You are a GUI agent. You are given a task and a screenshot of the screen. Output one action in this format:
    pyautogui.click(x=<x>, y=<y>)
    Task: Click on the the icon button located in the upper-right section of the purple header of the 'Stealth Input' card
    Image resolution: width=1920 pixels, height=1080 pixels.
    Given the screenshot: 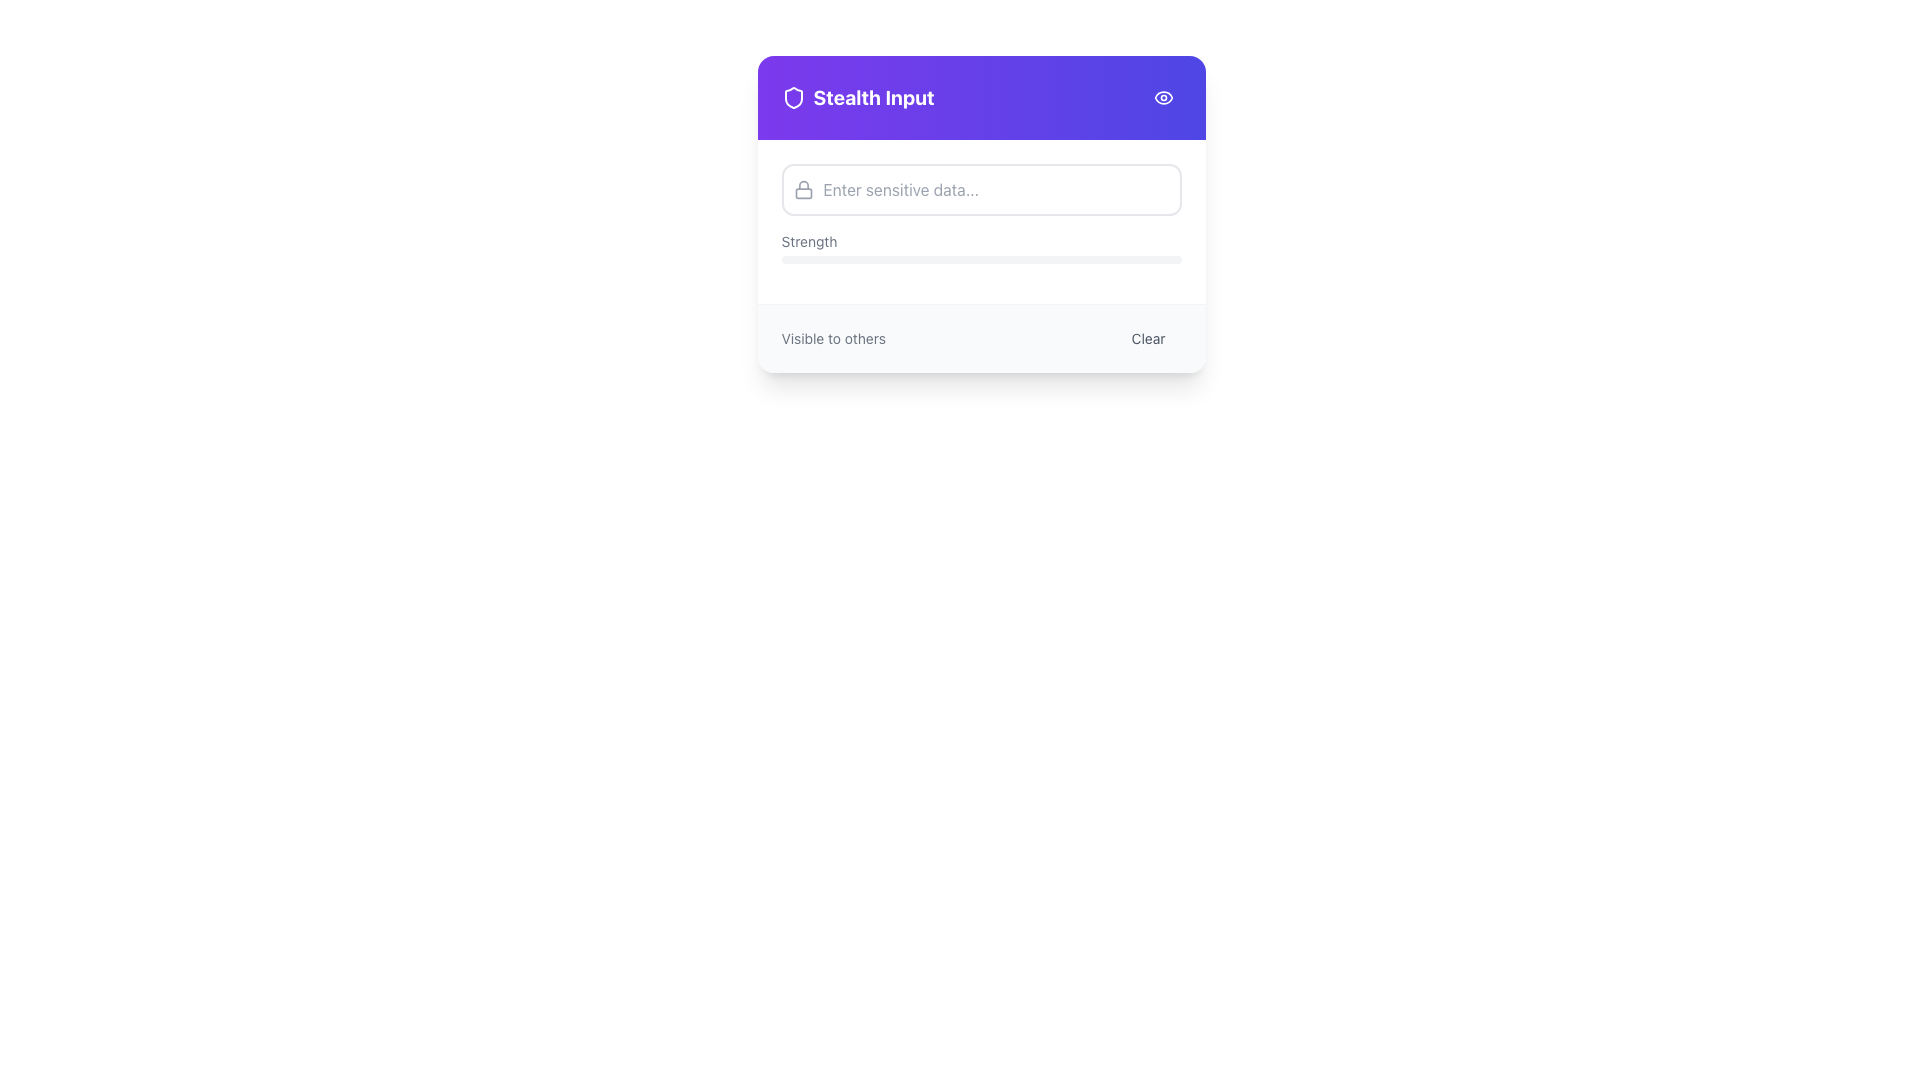 What is the action you would take?
    pyautogui.click(x=1163, y=97)
    